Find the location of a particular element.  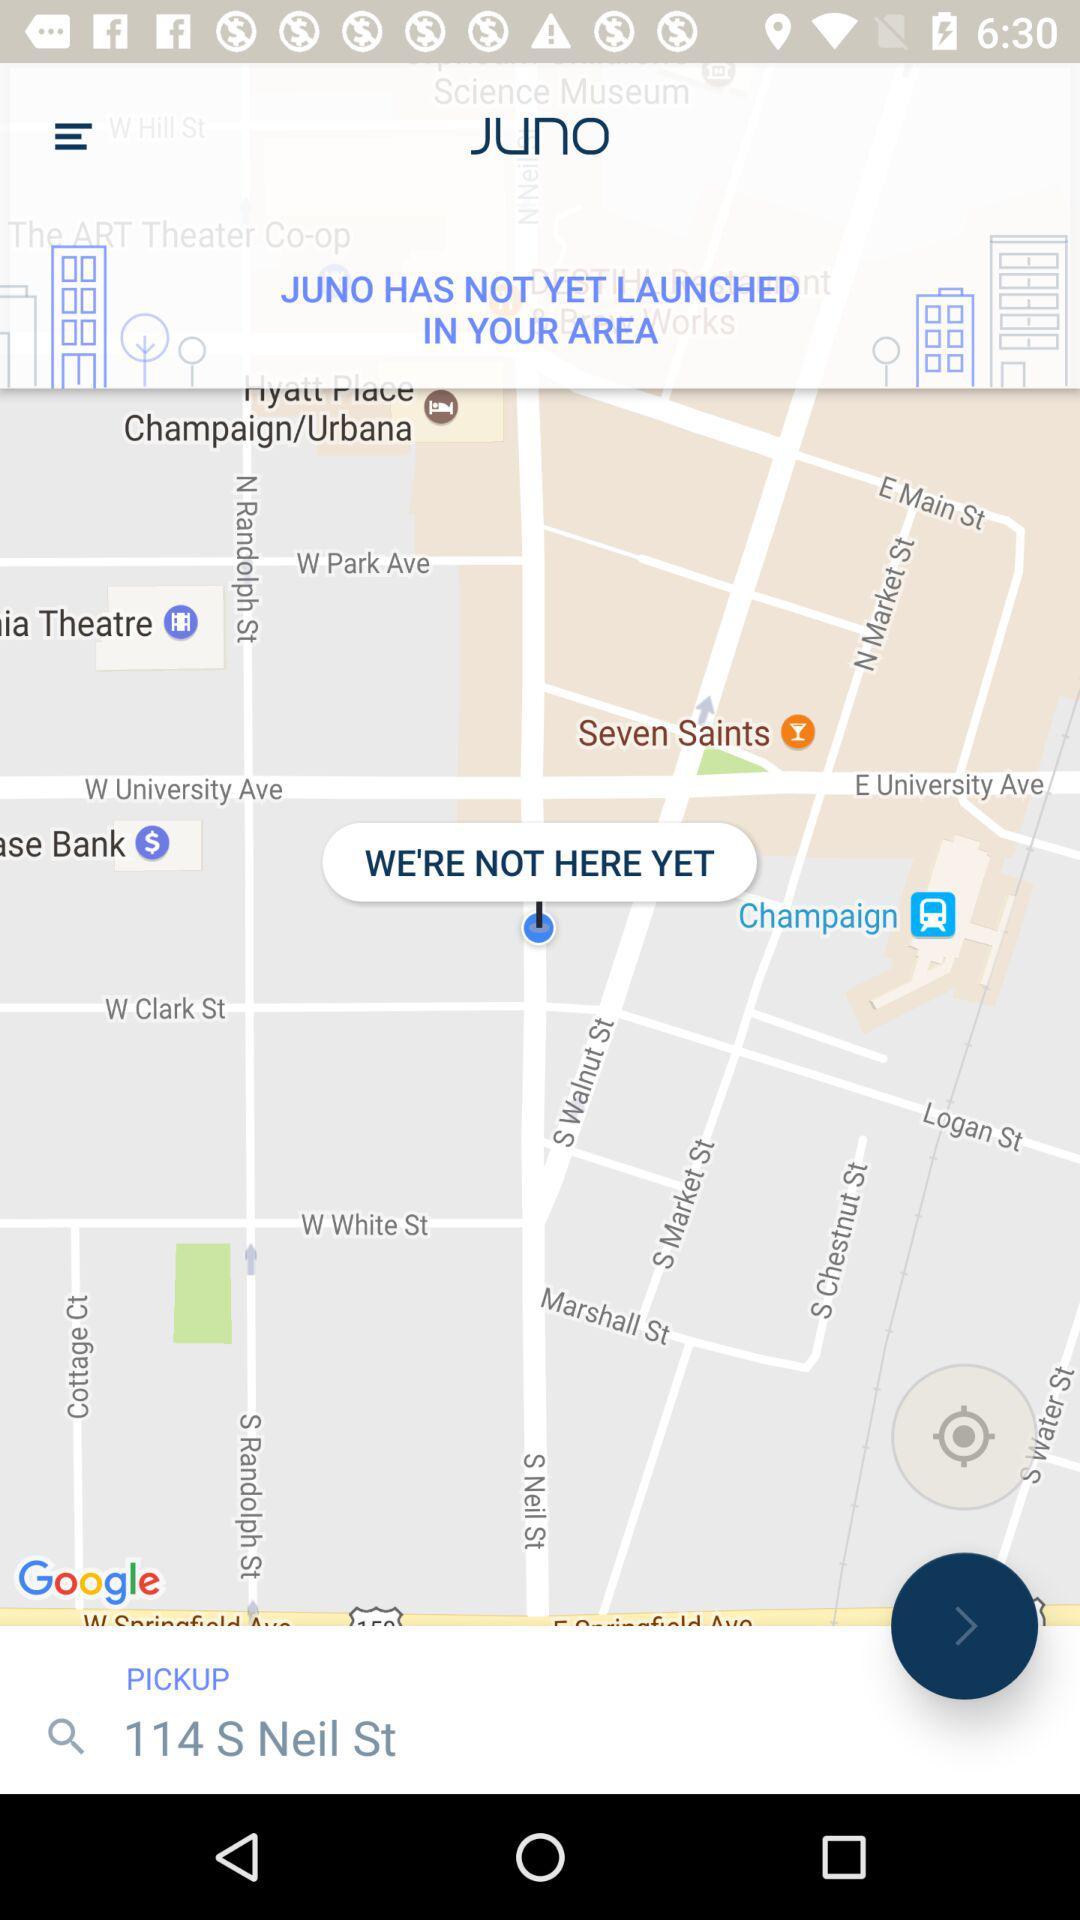

the location_crosshair icon is located at coordinates (963, 1435).